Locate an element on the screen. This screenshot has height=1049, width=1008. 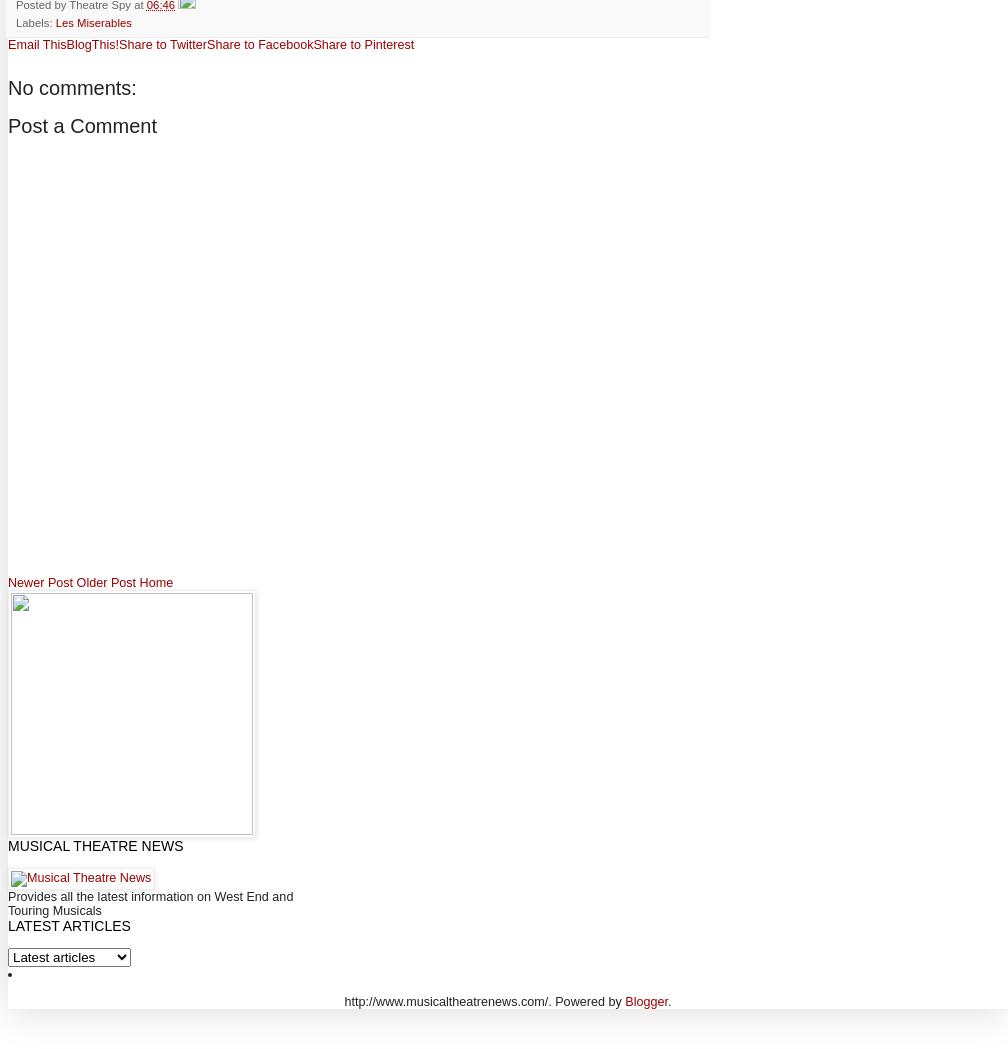
'Musical Theatre News' is located at coordinates (95, 845).